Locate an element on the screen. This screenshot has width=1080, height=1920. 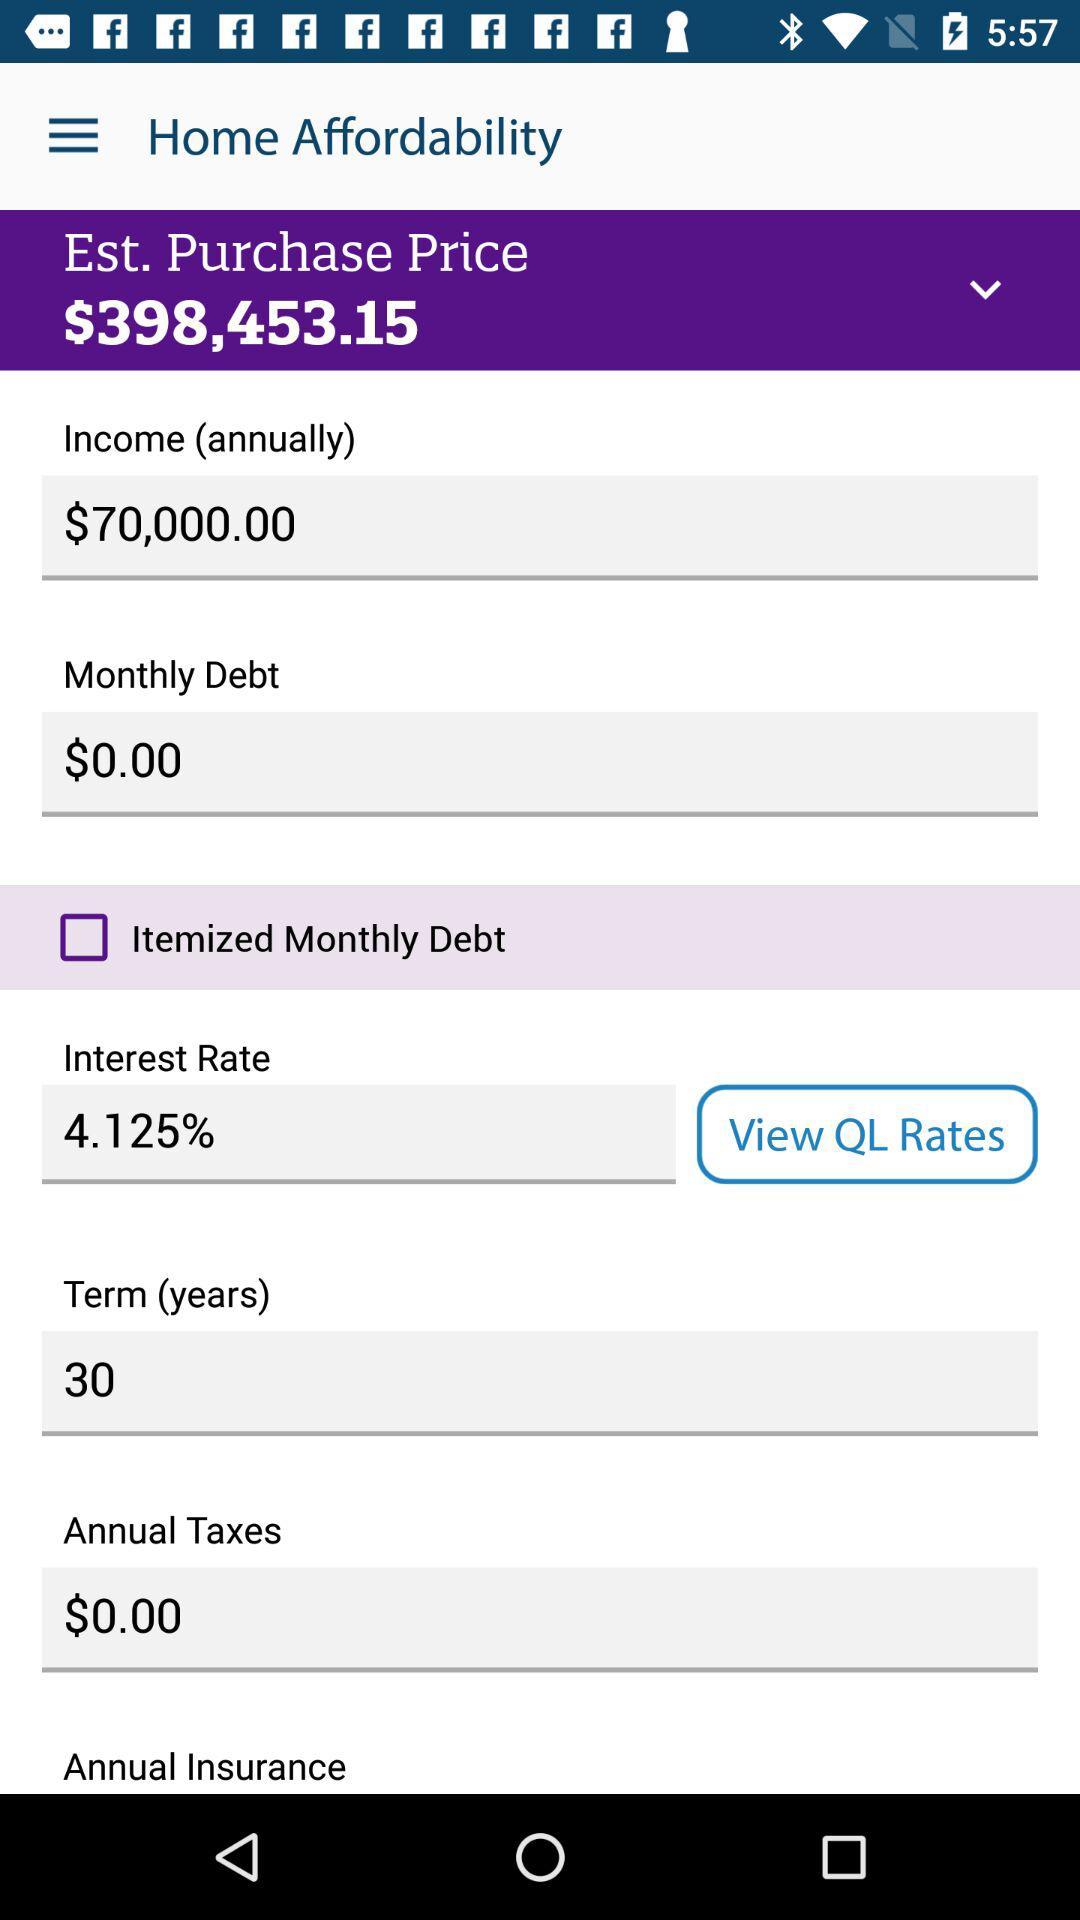
the 30 icon is located at coordinates (540, 1382).